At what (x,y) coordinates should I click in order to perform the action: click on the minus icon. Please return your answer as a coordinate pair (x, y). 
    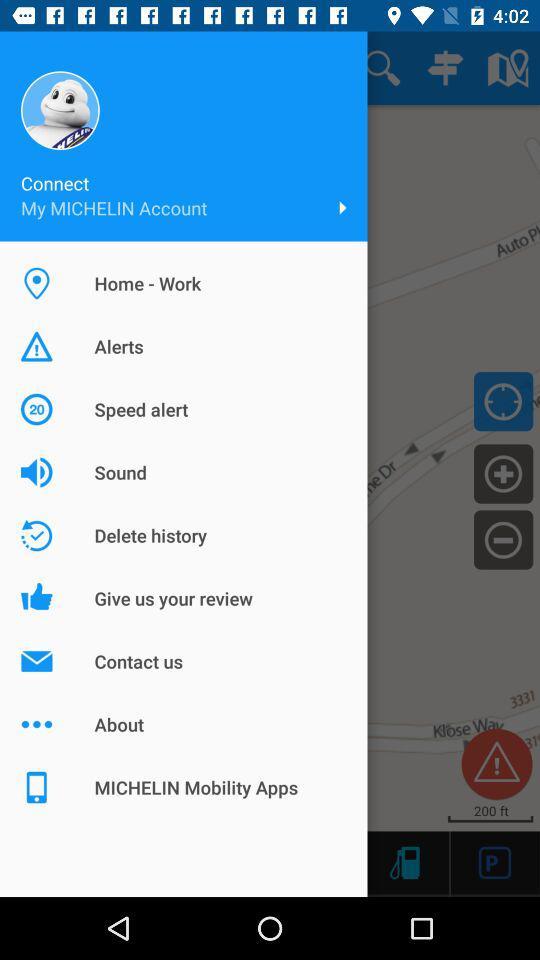
    Looking at the image, I should click on (502, 538).